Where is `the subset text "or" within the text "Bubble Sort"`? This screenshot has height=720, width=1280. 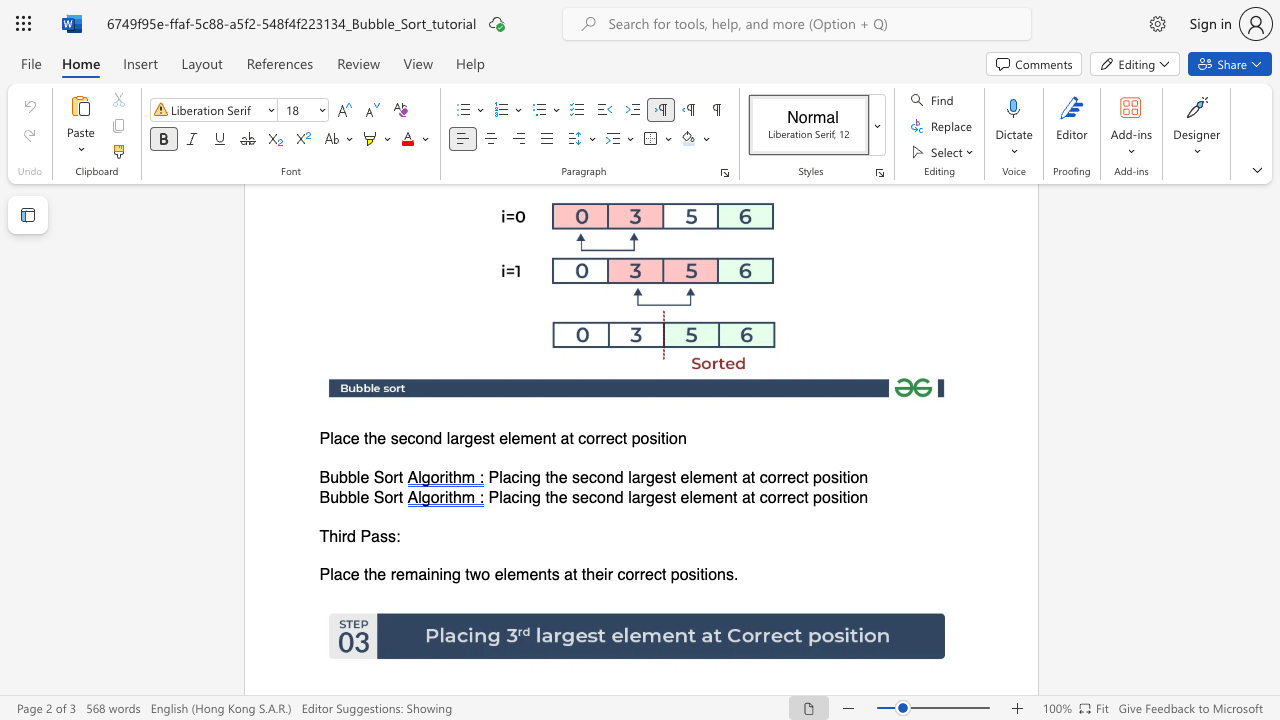
the subset text "or" within the text "Bubble Sort" is located at coordinates (384, 478).